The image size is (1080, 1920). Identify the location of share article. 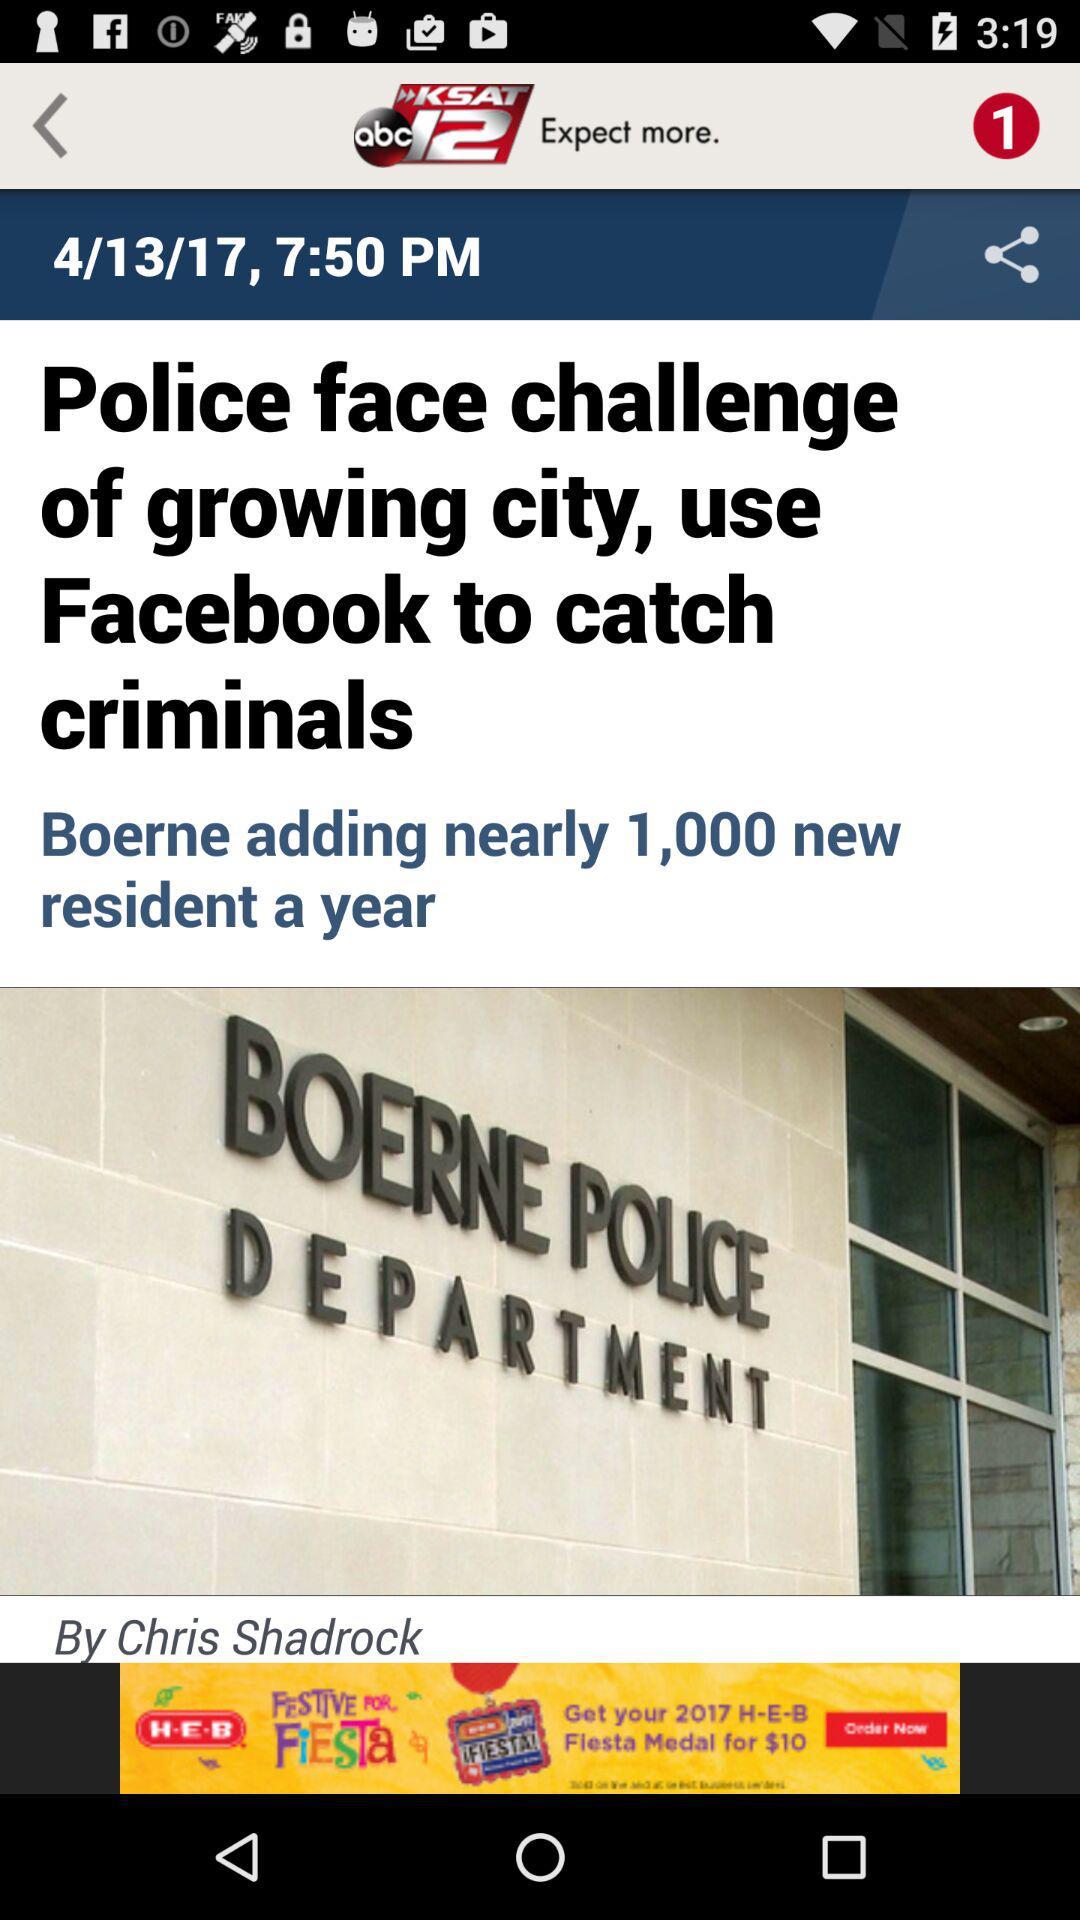
(879, 253).